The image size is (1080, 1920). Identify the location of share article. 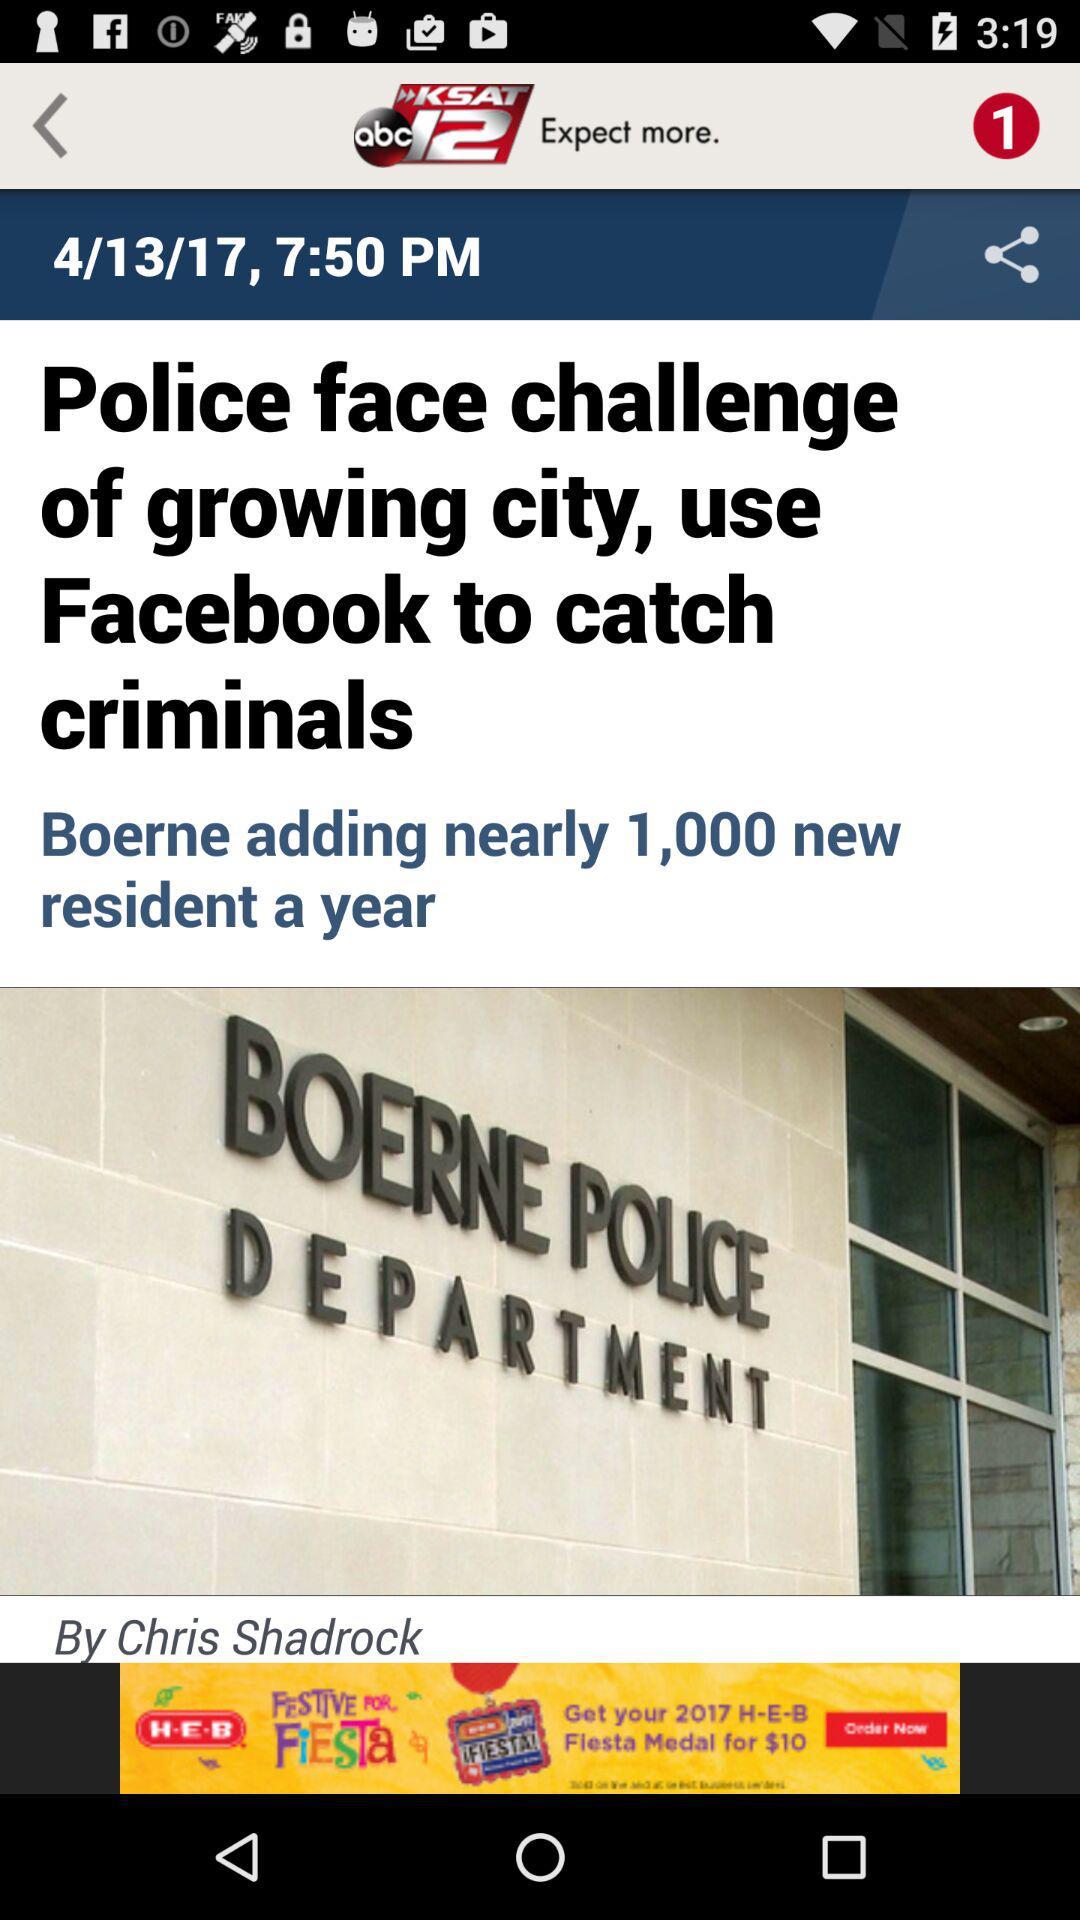
(879, 253).